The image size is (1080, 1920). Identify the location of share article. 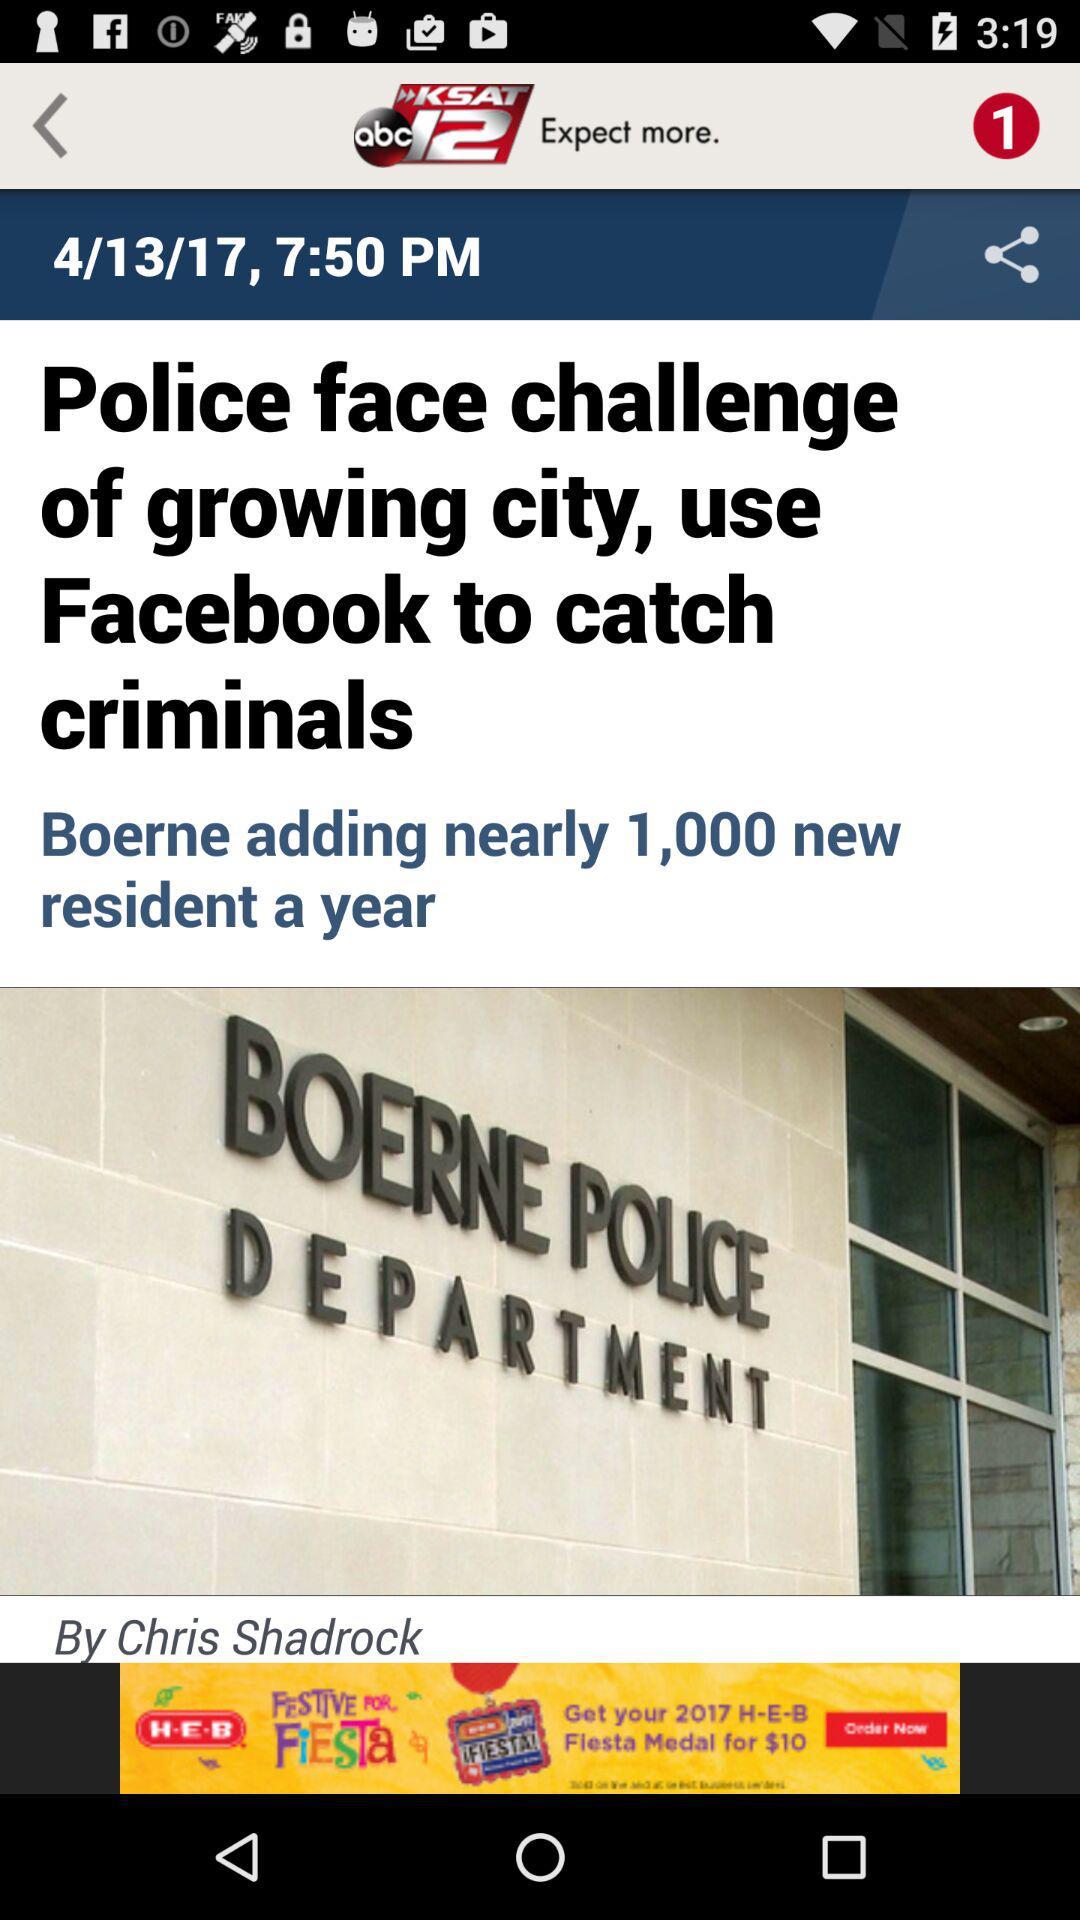
(879, 253).